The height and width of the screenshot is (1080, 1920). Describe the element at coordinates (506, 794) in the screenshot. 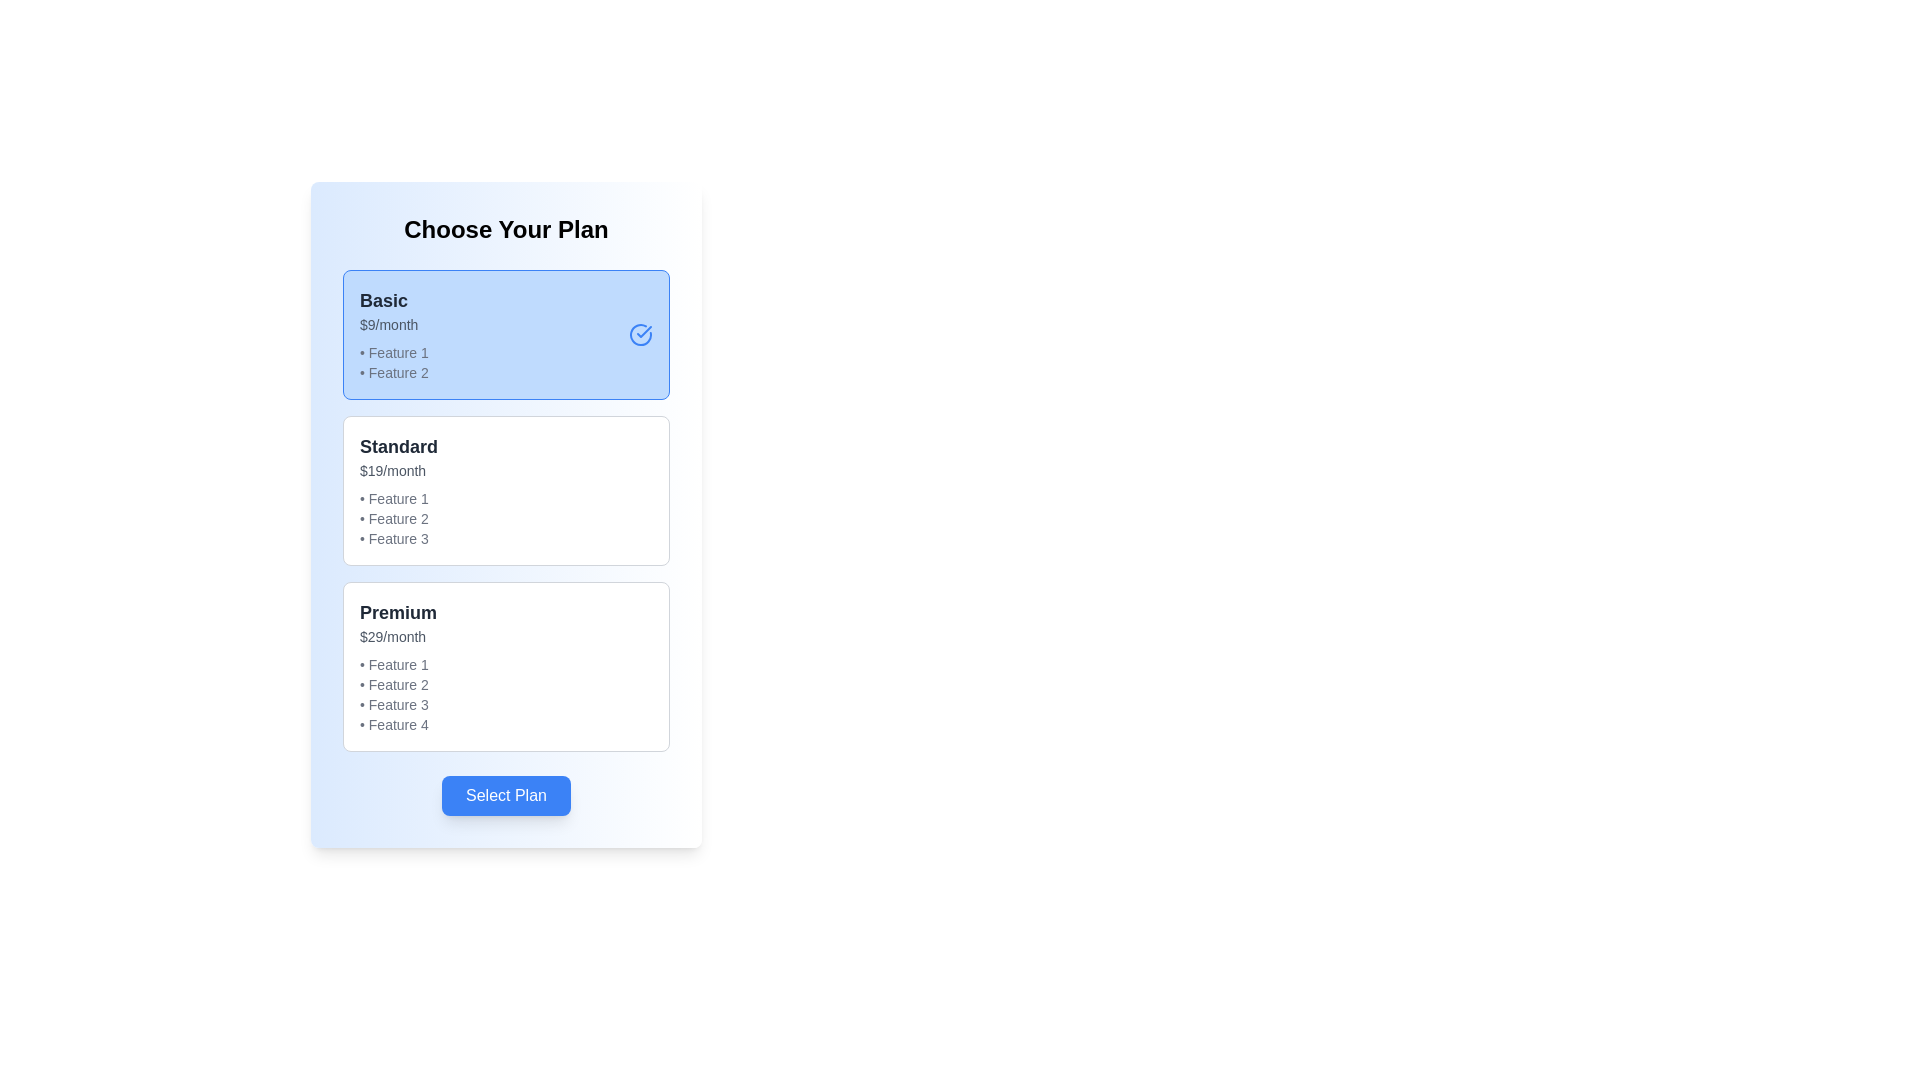

I see `the confirm button positioned below the subscription plan options` at that location.